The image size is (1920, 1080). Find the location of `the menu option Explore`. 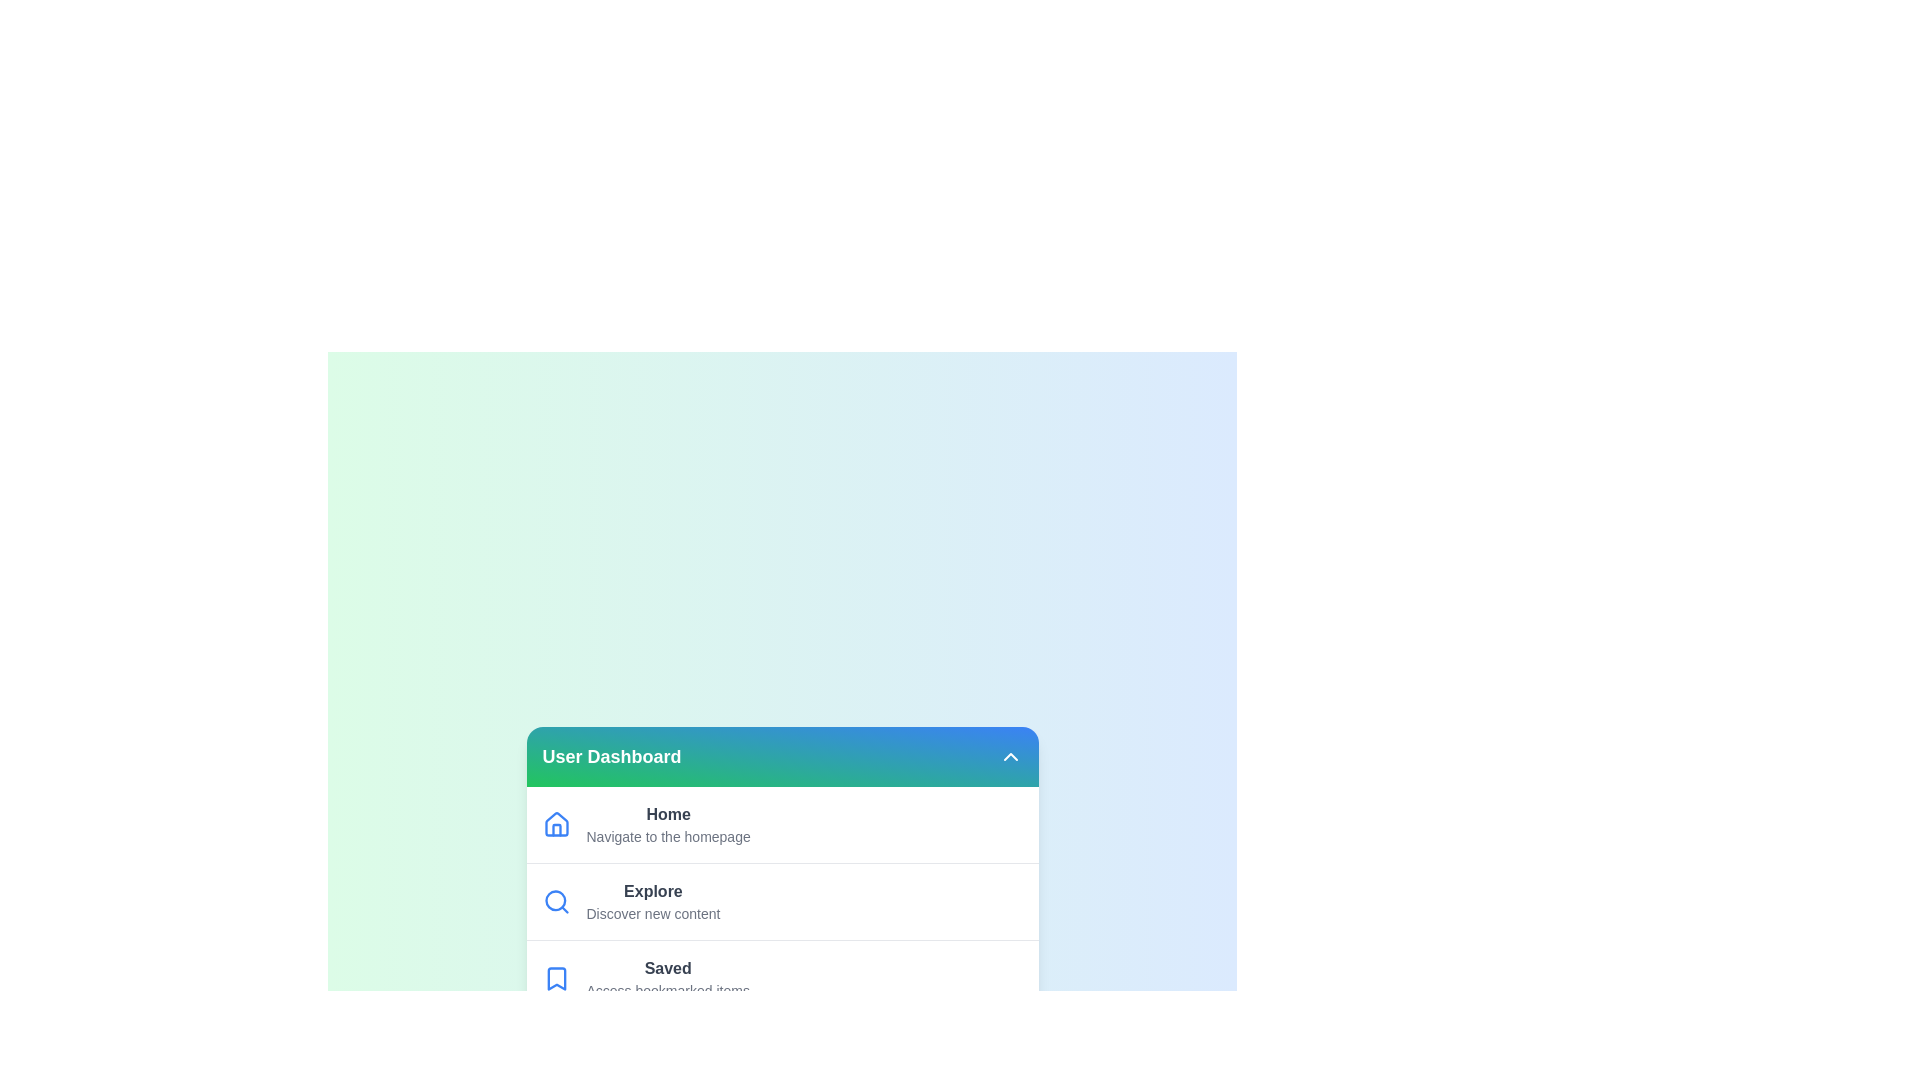

the menu option Explore is located at coordinates (781, 901).